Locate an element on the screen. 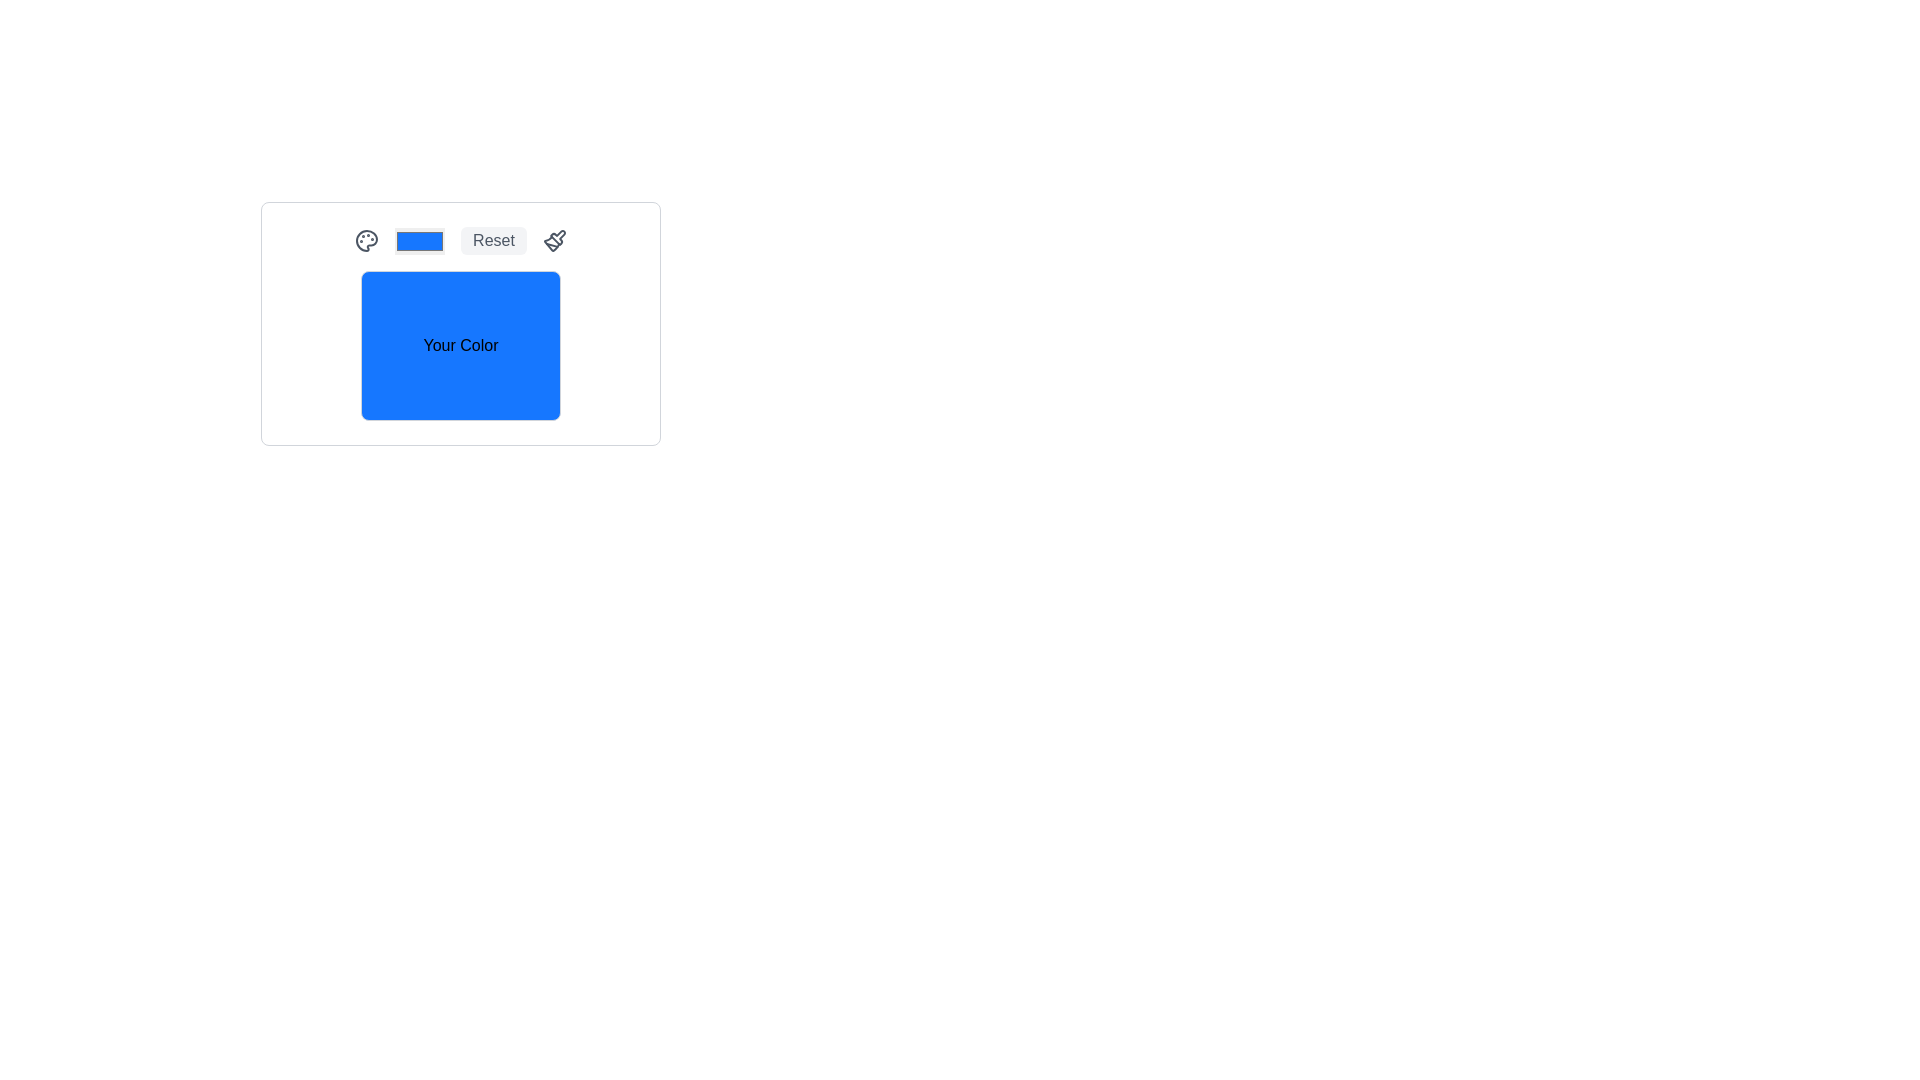 This screenshot has height=1080, width=1920. the text label displaying 'Your Color' in black font on a bright blue background with rounded corners is located at coordinates (459, 345).